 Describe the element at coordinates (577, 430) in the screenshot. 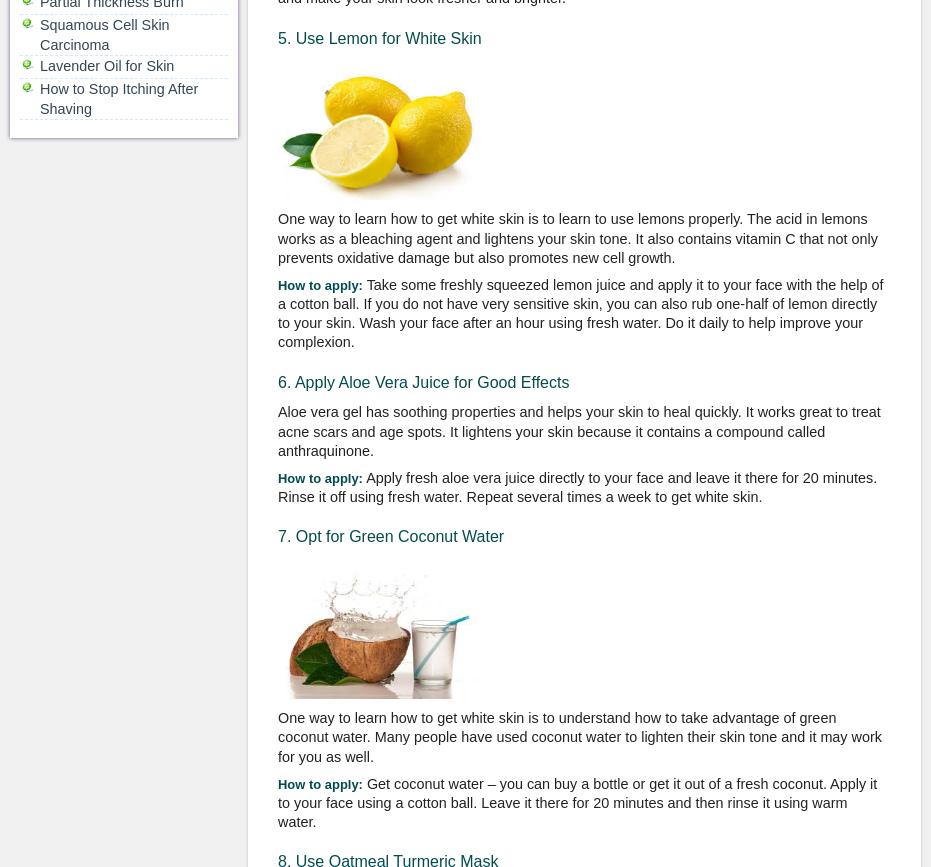

I see `'Aloe vera gel has soothing properties and helps your skin to heal quickly. It works great to treat acne scars and age spots. It lightens your skin because it contains a compound called anthraquinone.'` at that location.